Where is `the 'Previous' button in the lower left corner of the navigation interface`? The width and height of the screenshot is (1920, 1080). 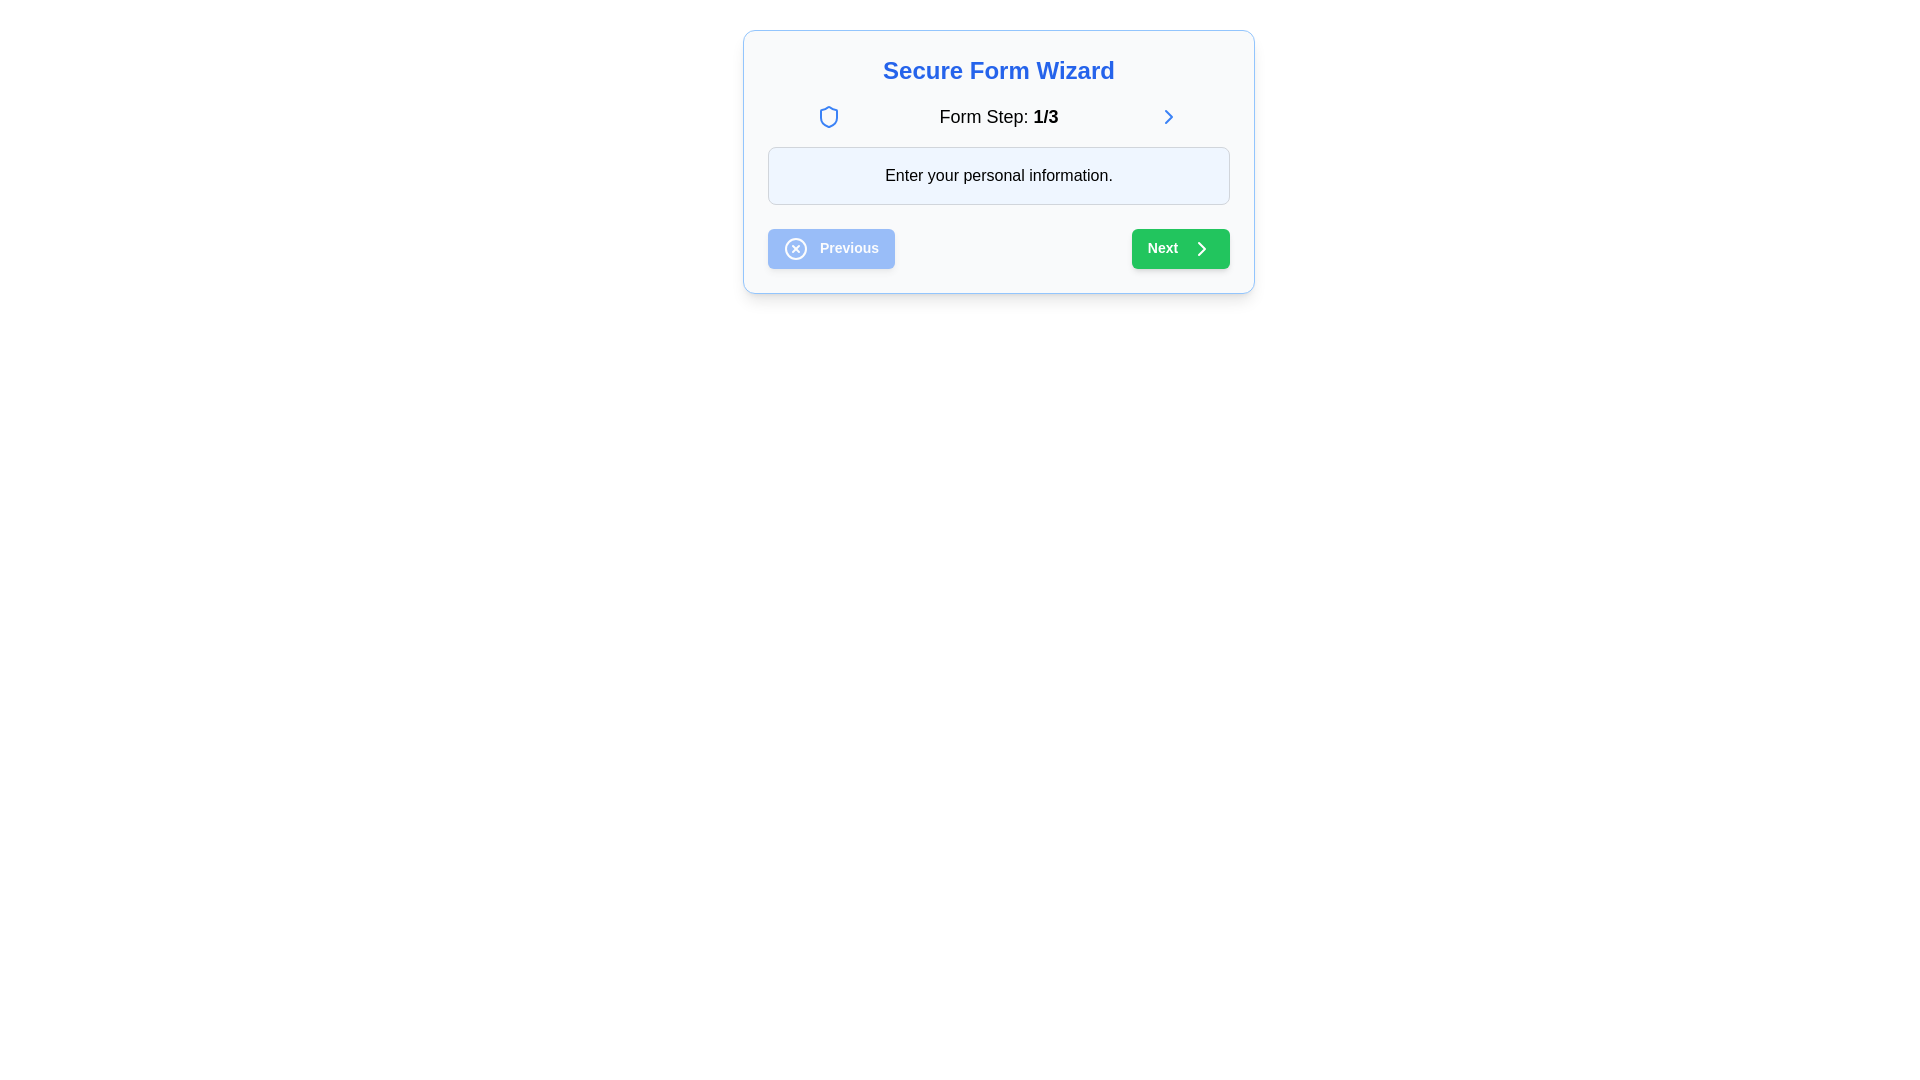
the 'Previous' button in the lower left corner of the navigation interface is located at coordinates (831, 248).